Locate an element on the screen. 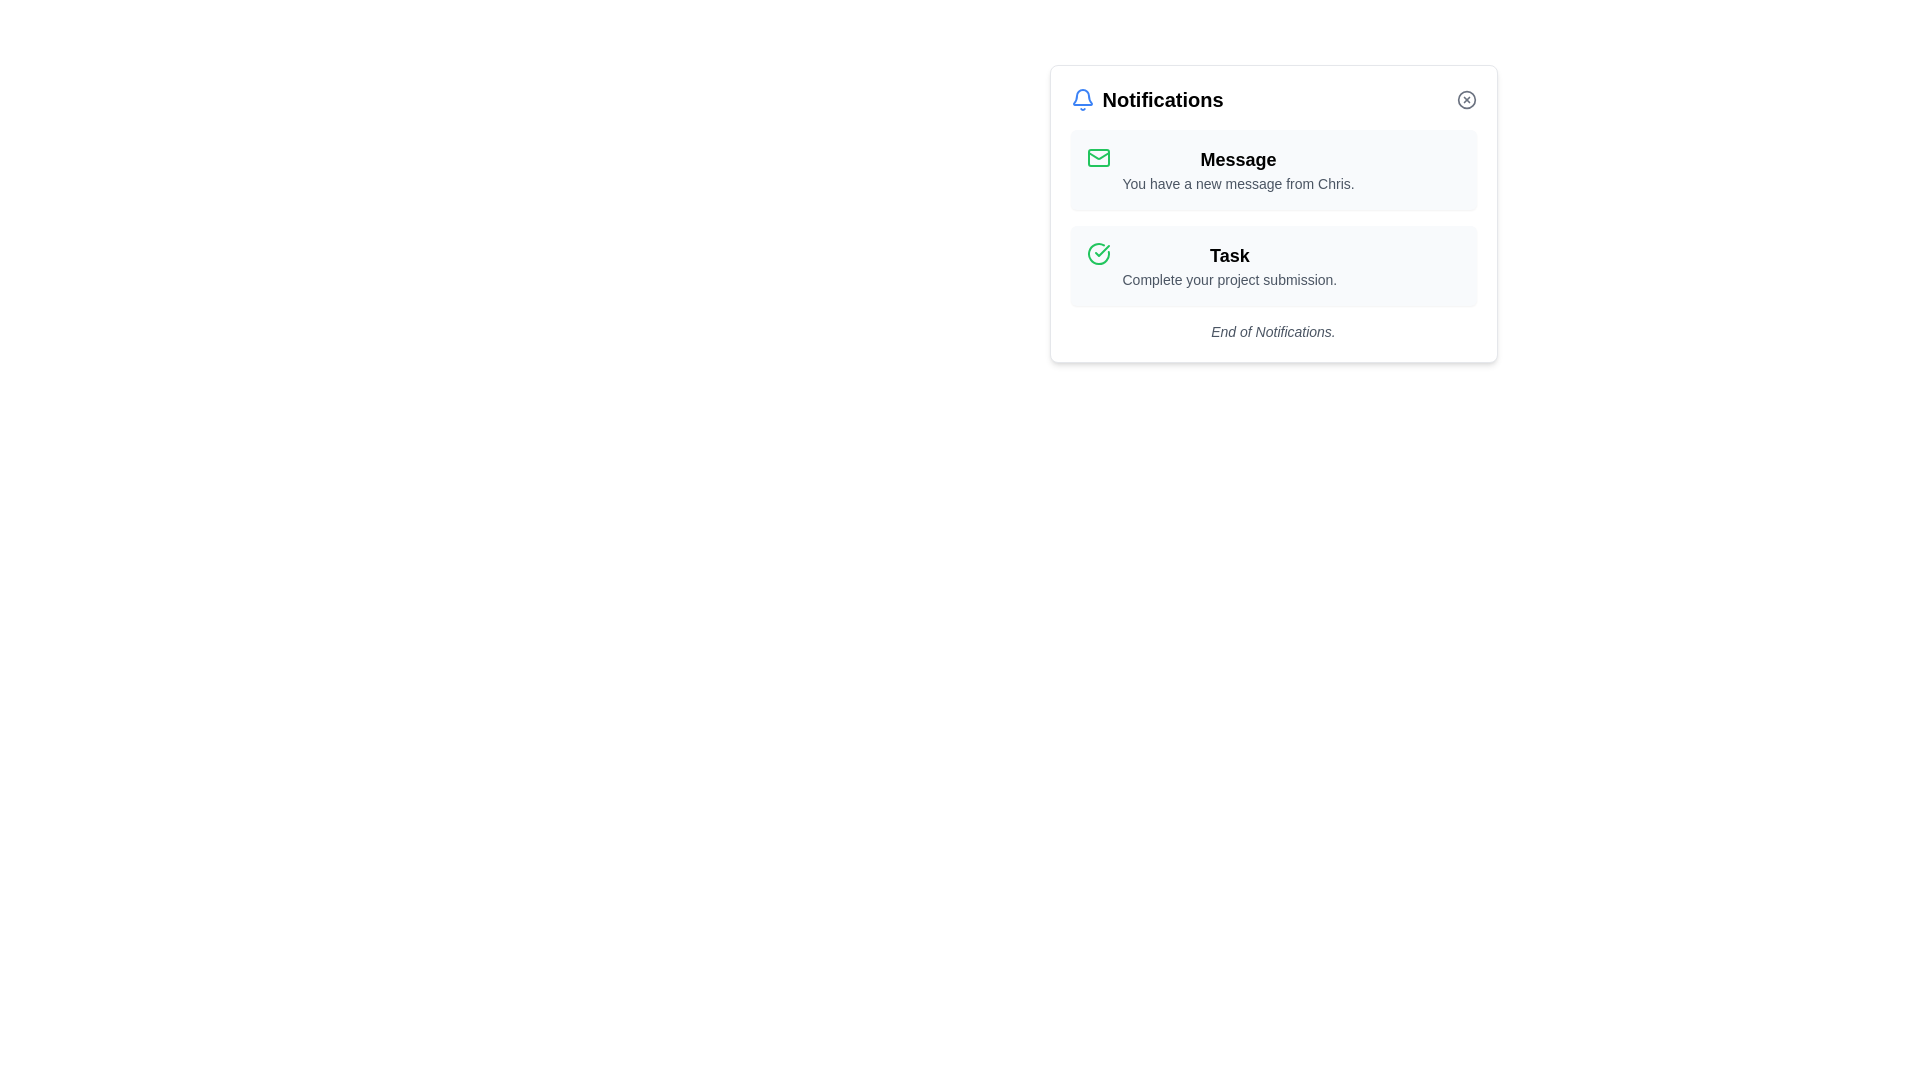 The image size is (1920, 1080). the bell icon representing notifications, located at the left within the header of the notification panel is located at coordinates (1081, 100).